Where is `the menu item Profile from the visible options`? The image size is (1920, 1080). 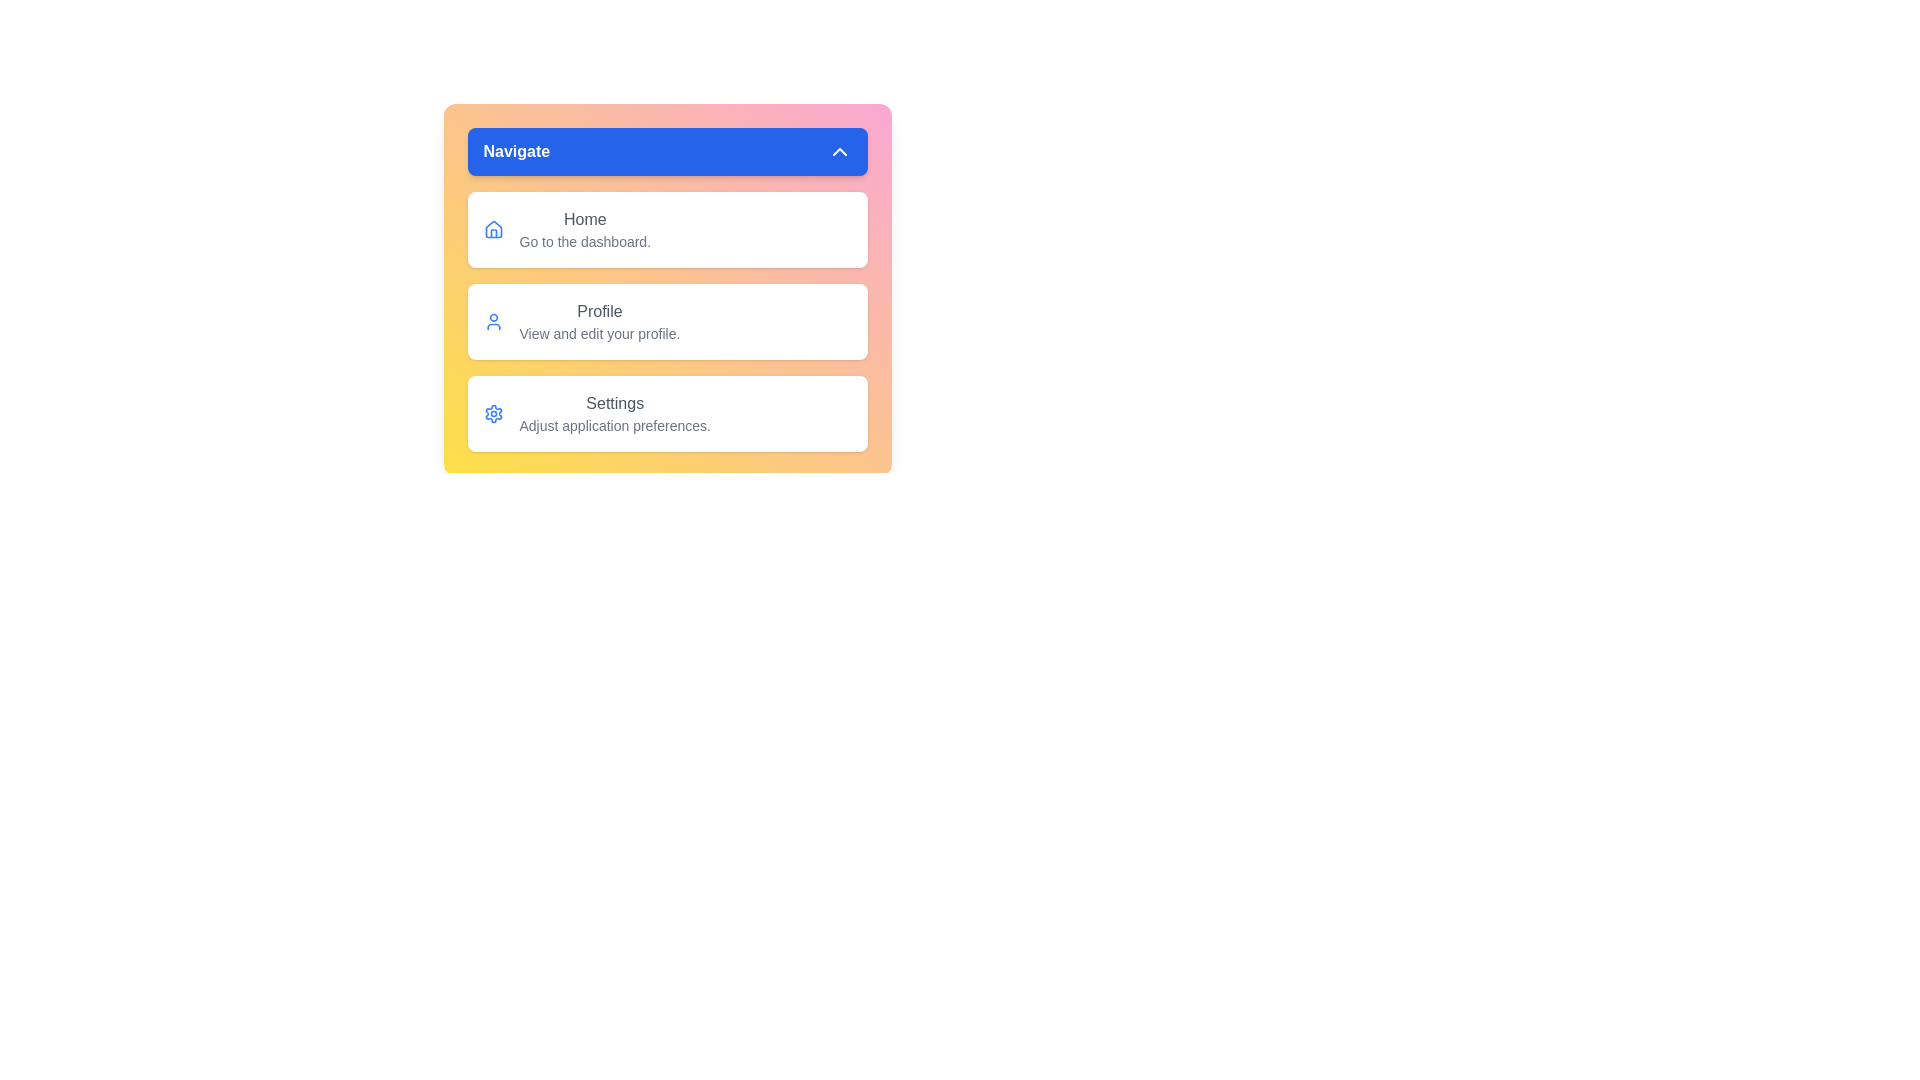 the menu item Profile from the visible options is located at coordinates (667, 320).